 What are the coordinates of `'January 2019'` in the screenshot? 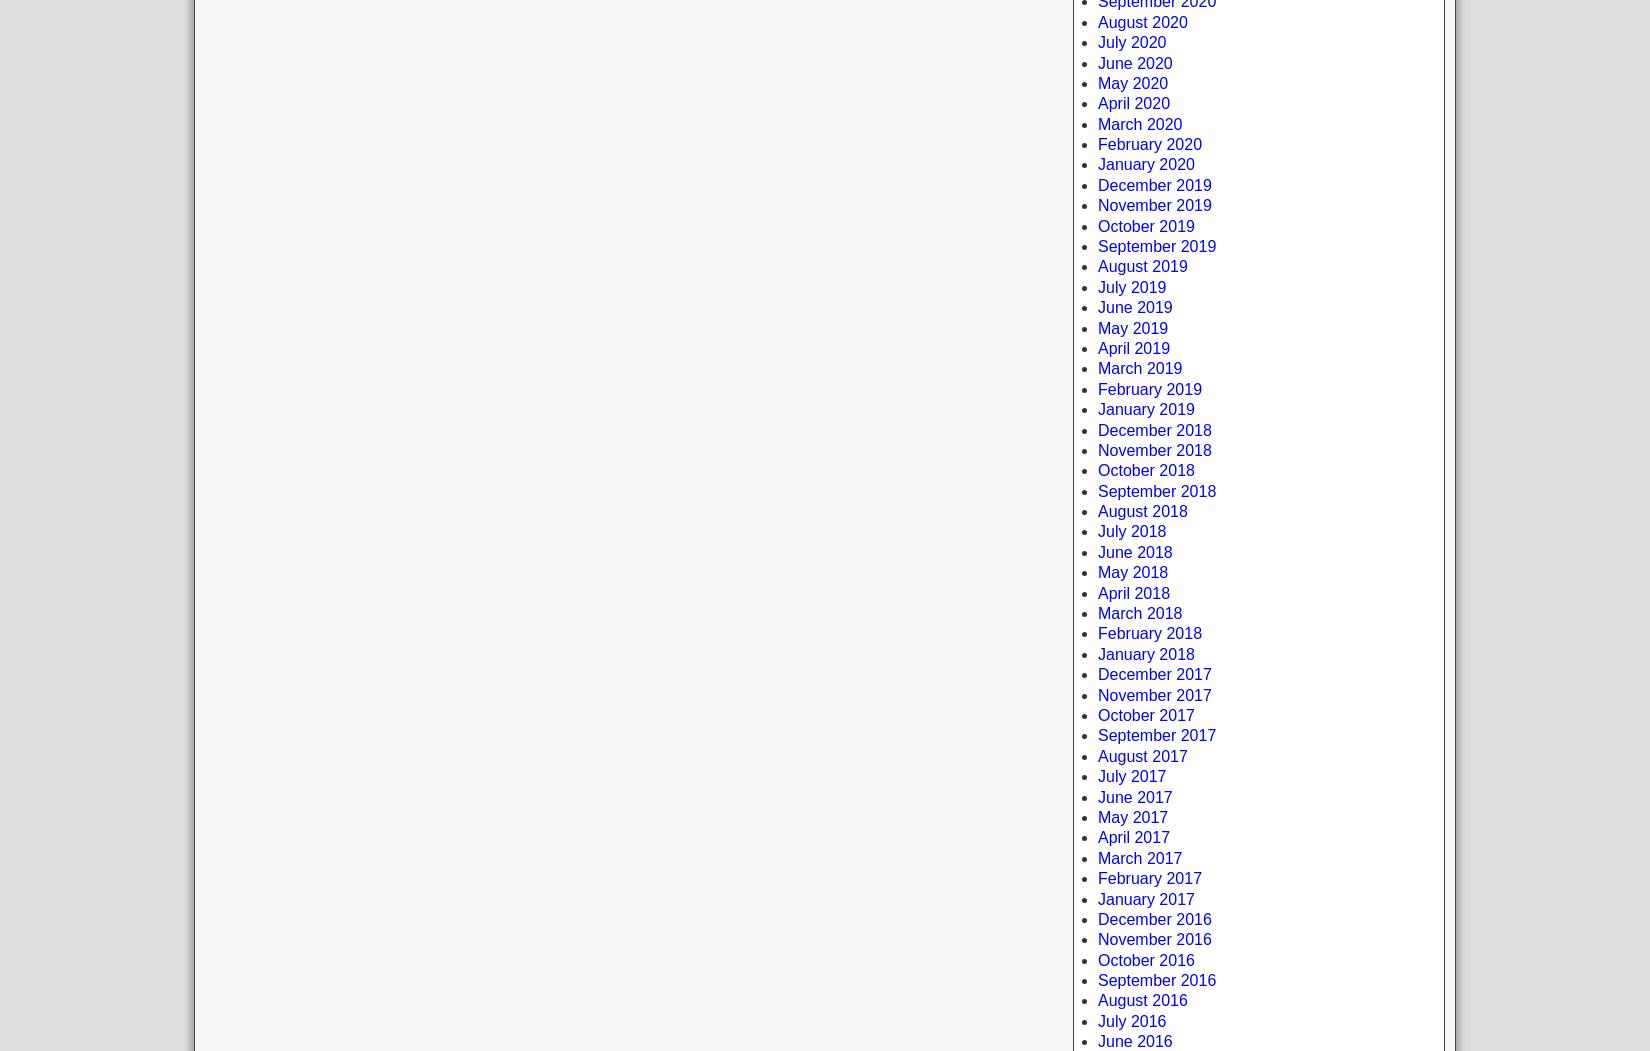 It's located at (1145, 409).